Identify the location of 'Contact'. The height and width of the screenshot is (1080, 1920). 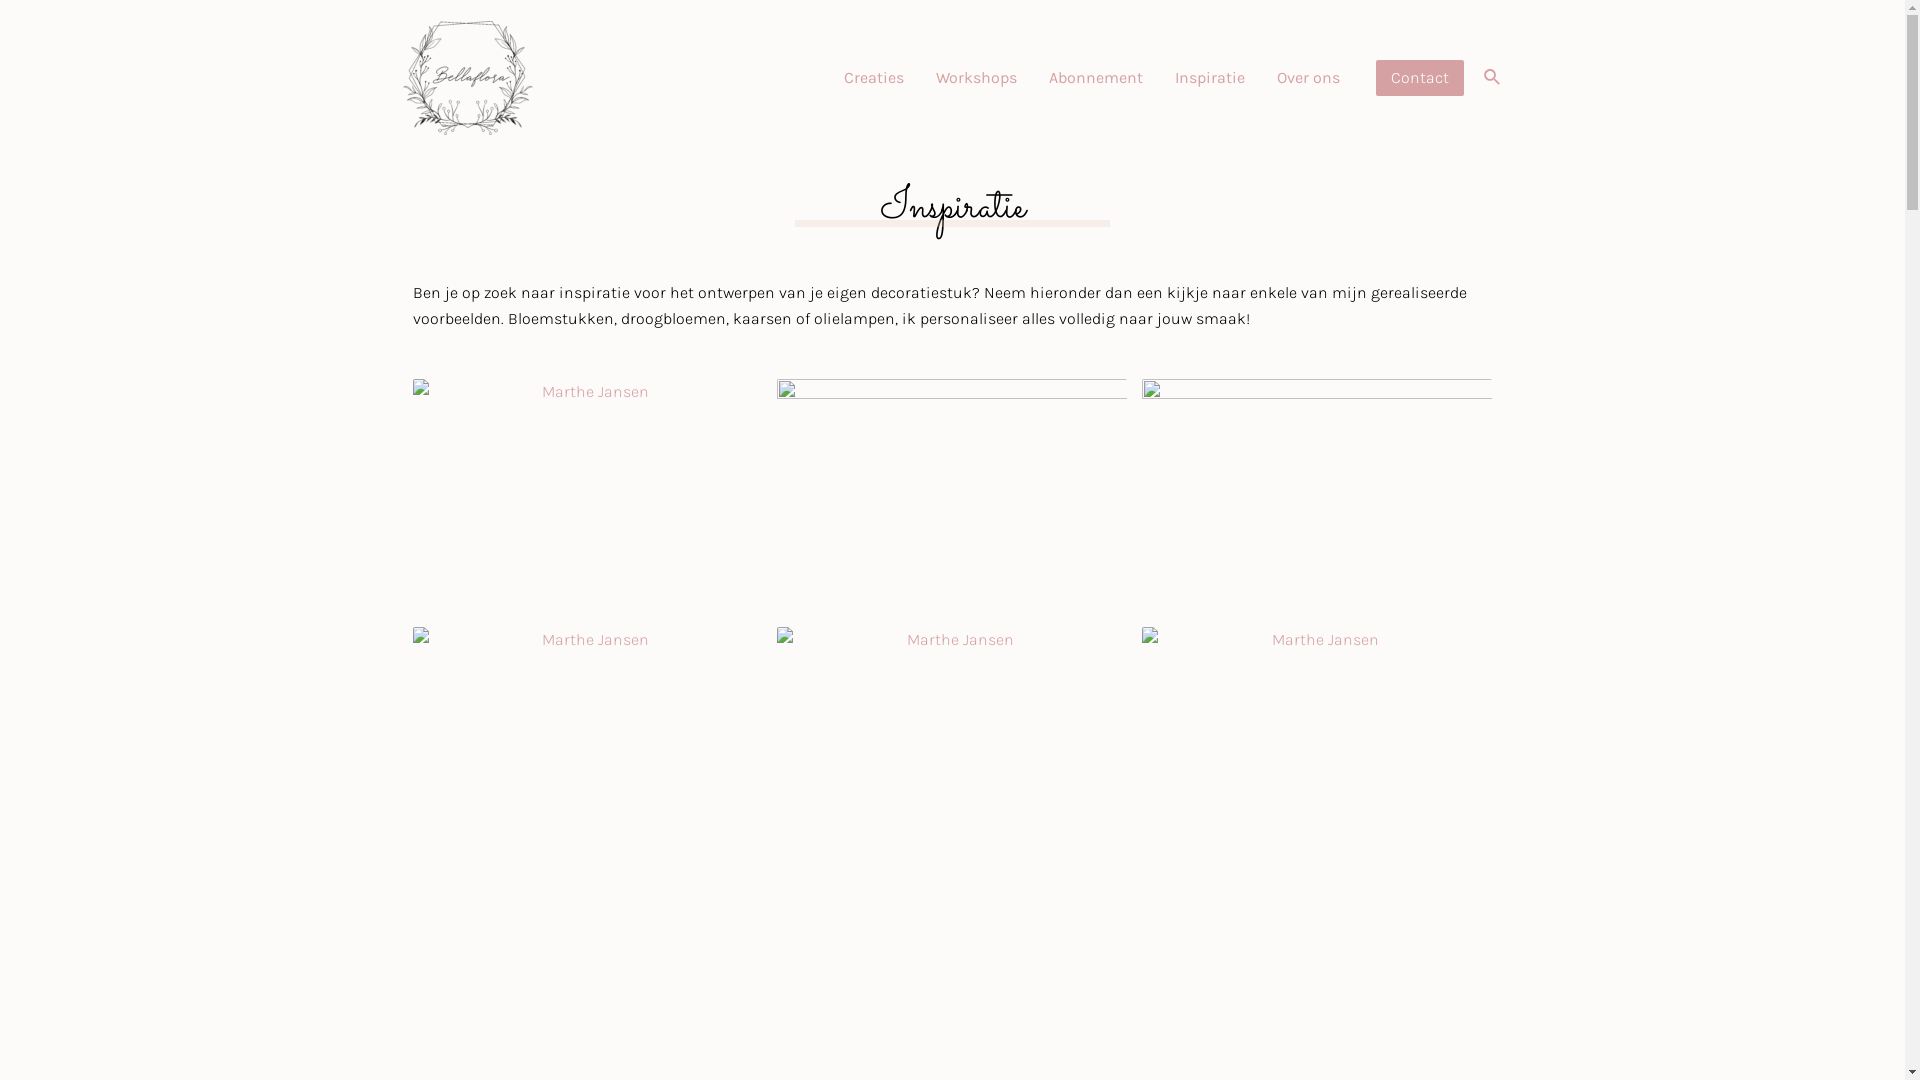
(1419, 76).